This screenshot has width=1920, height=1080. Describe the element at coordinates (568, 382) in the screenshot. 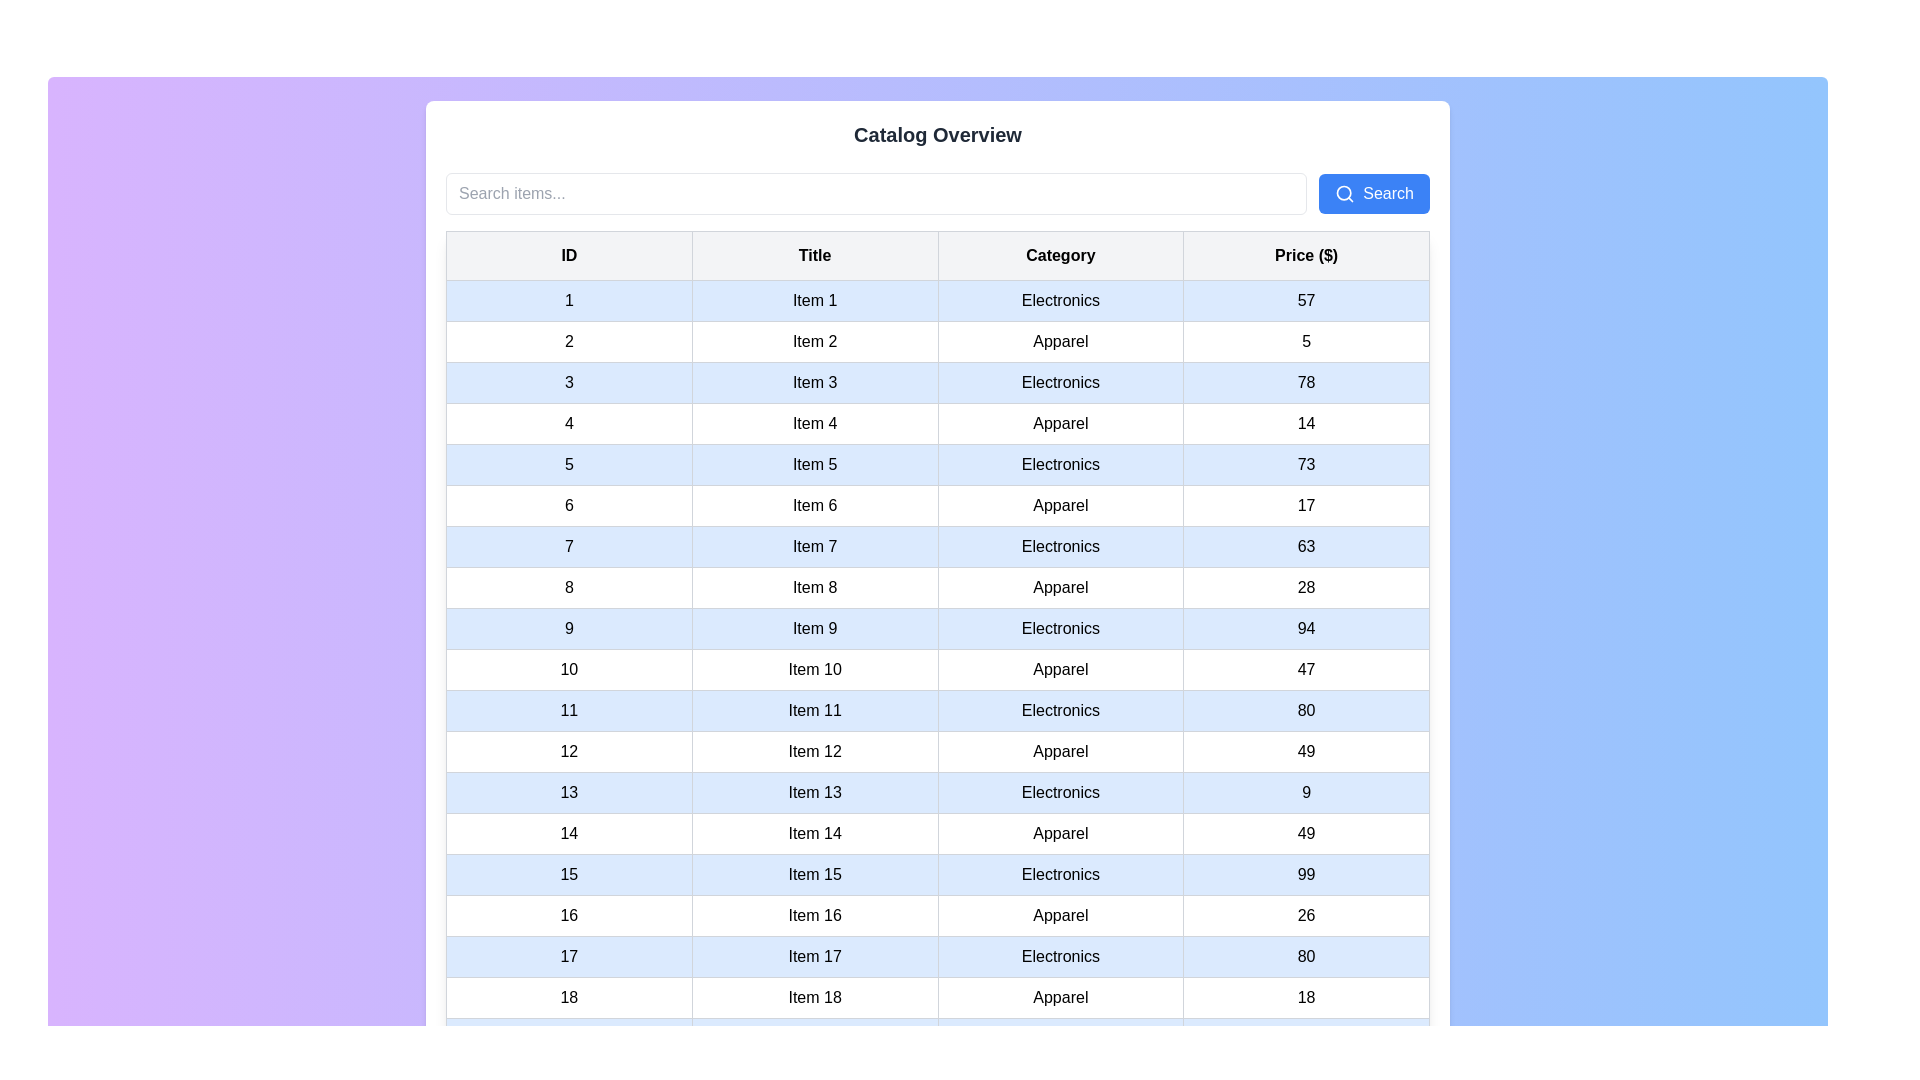

I see `the leftmost cell in the middle row of the table that contains the unique identifier 'Item 3', which is labeled as 'ID'` at that location.